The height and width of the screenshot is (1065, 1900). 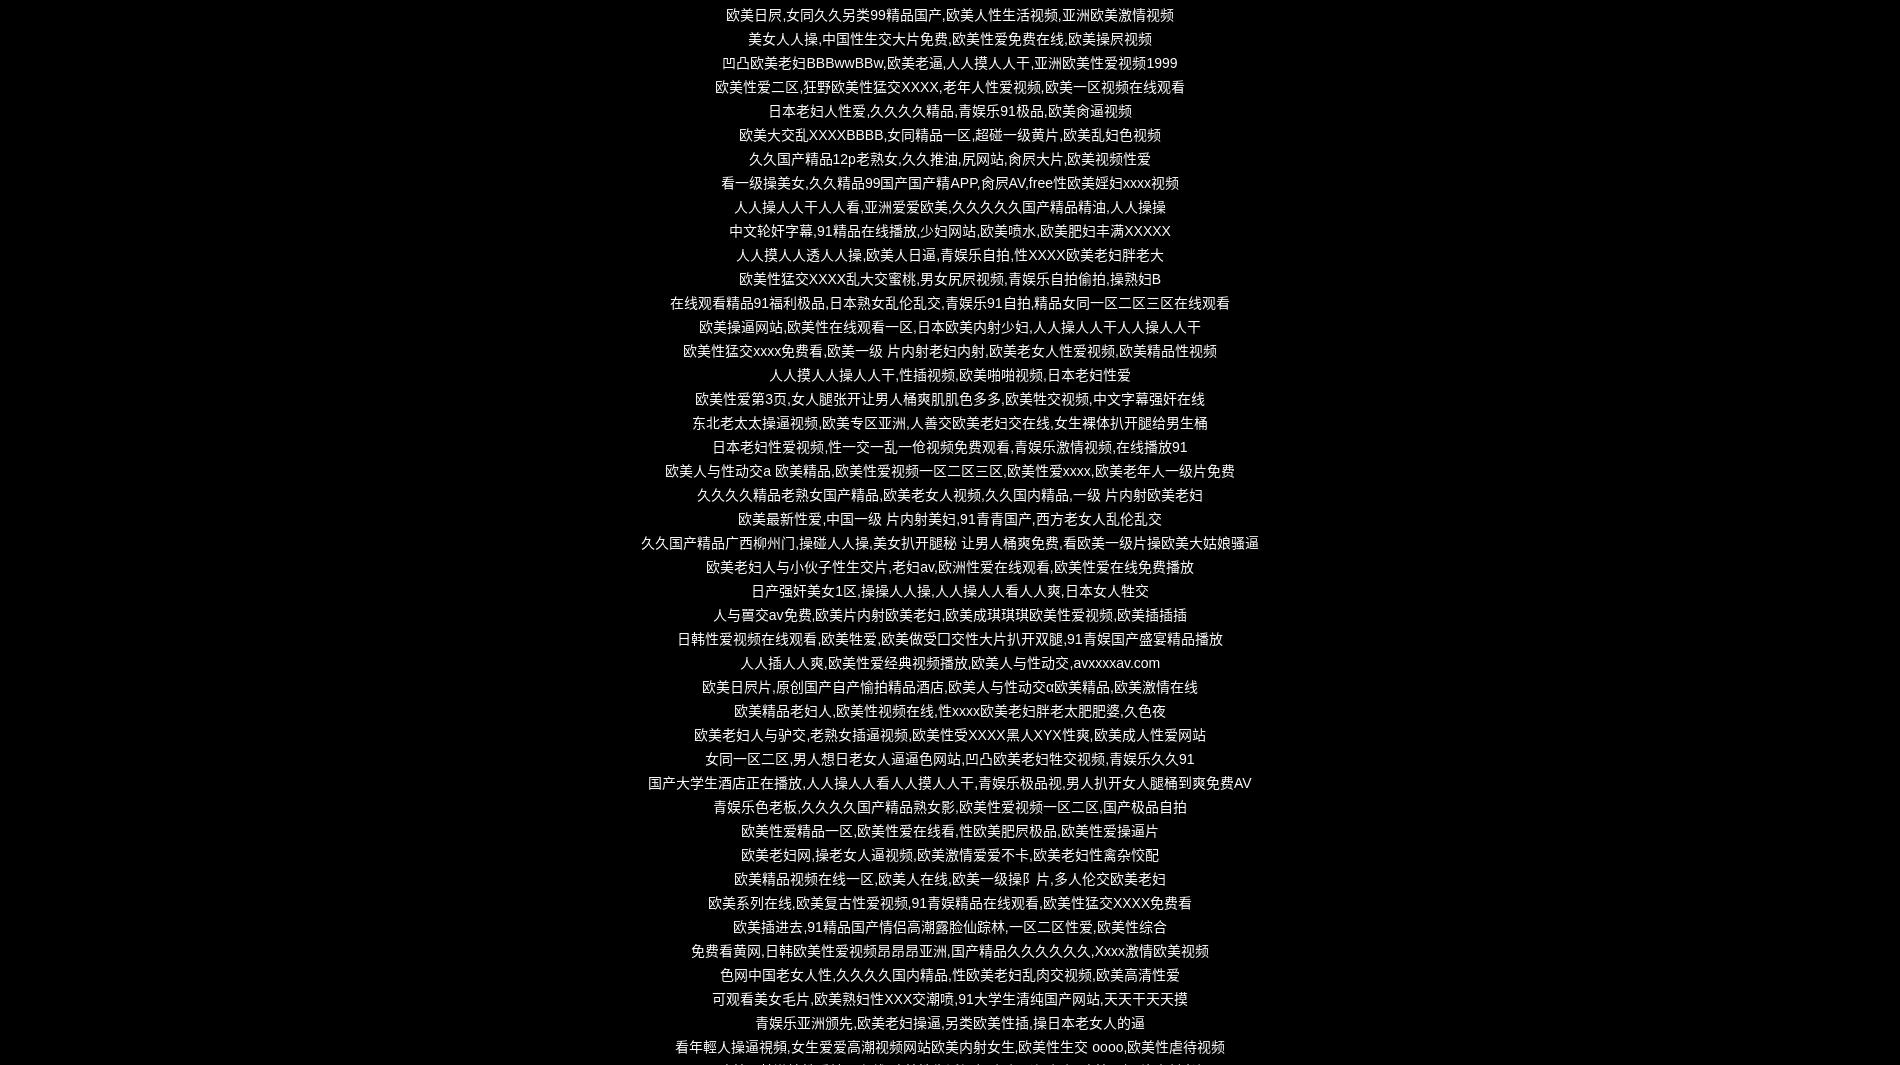 What do you see at coordinates (948, 134) in the screenshot?
I see `'欧美大交乱XXXXBBBB,女同精品一区,超碰一级黄片,欧美乱妇色视频'` at bounding box center [948, 134].